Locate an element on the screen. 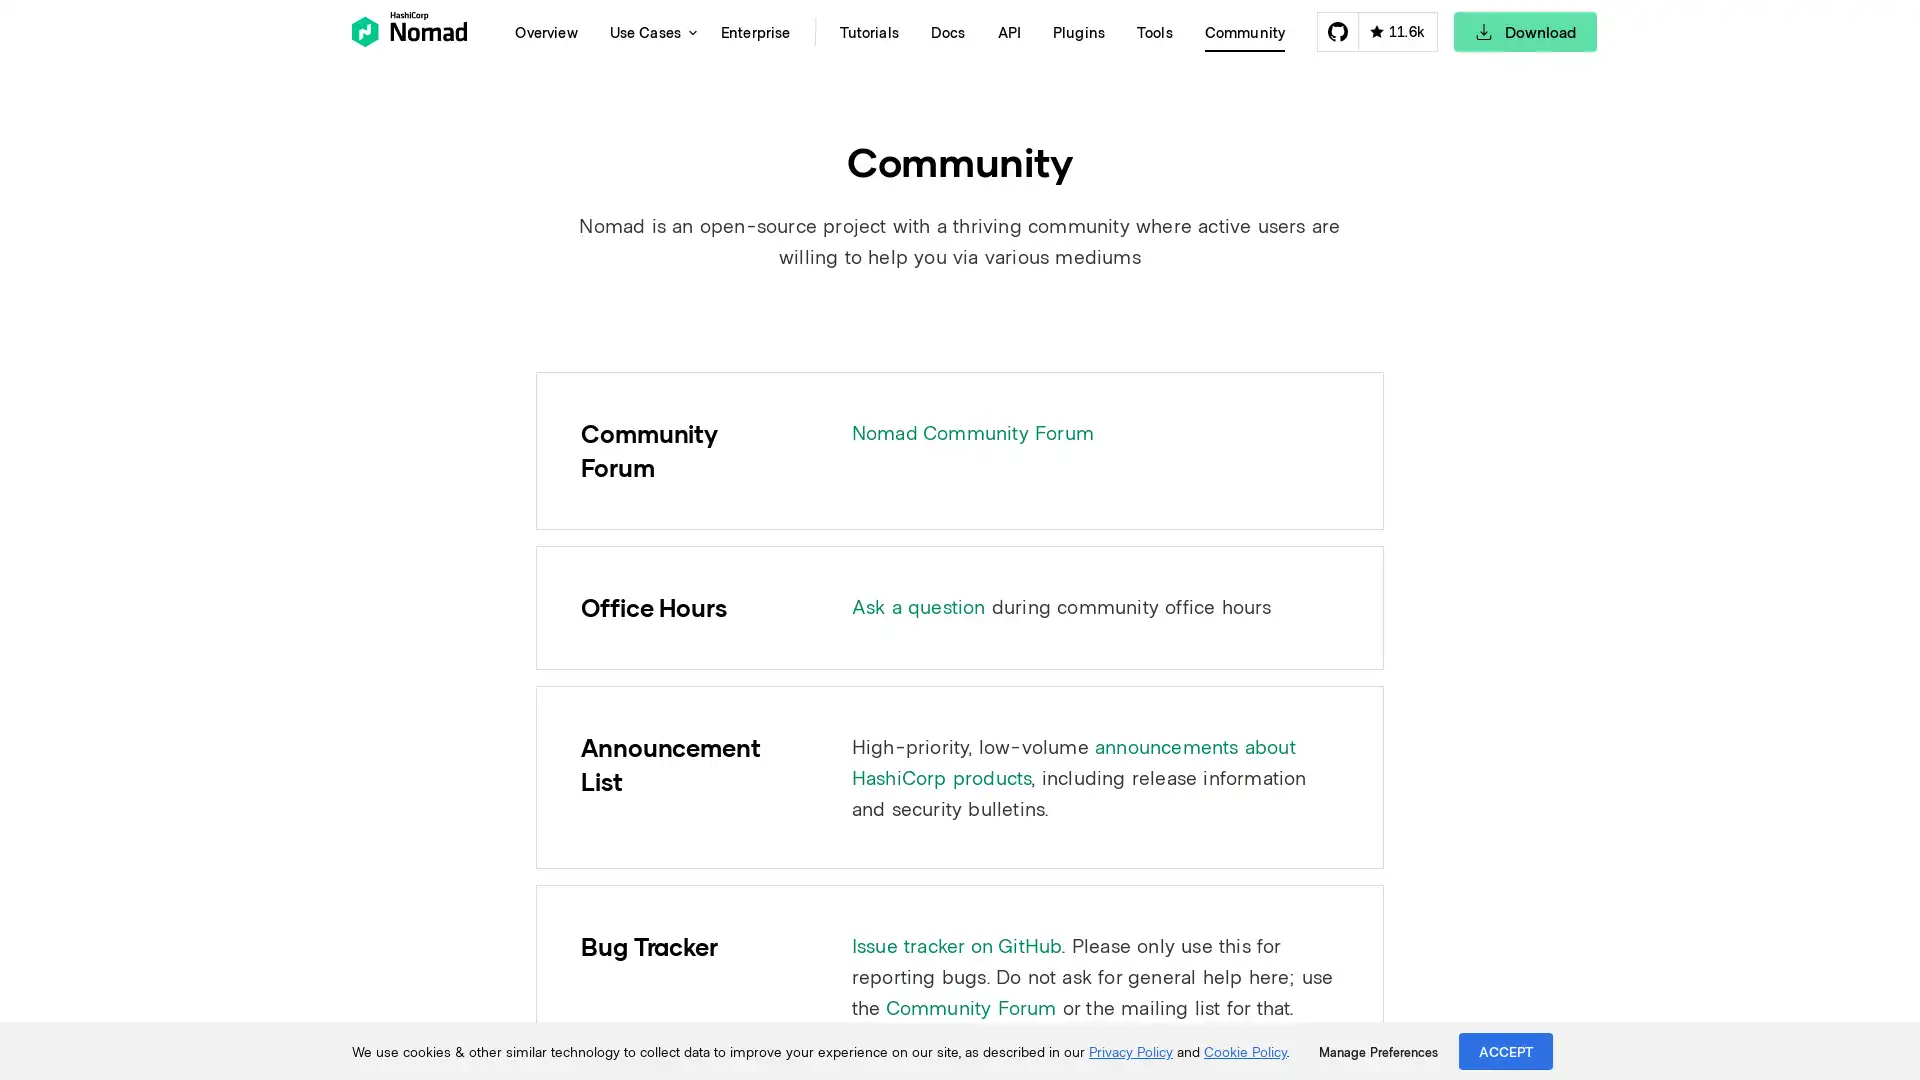 The height and width of the screenshot is (1080, 1920). Use Cases is located at coordinates (648, 31).